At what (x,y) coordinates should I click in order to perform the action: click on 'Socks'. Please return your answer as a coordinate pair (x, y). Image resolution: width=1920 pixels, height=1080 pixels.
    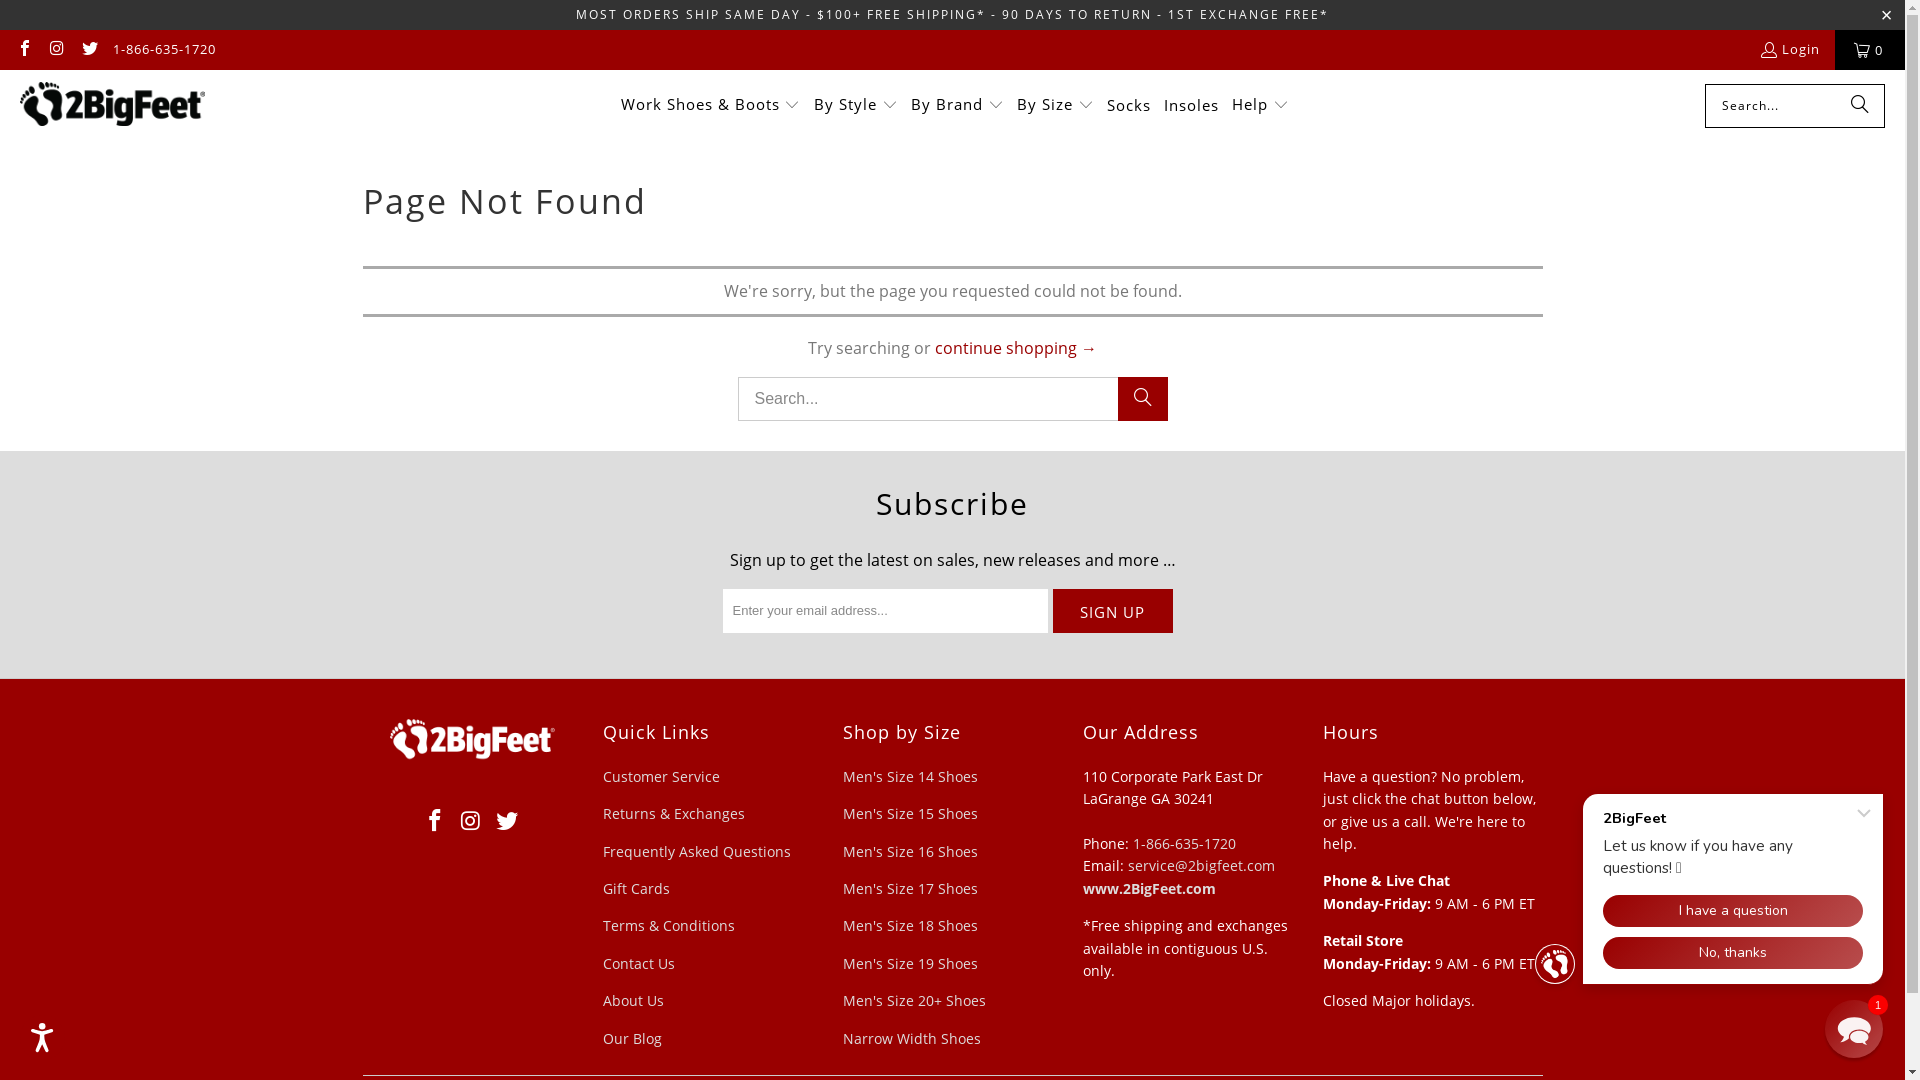
    Looking at the image, I should click on (1128, 105).